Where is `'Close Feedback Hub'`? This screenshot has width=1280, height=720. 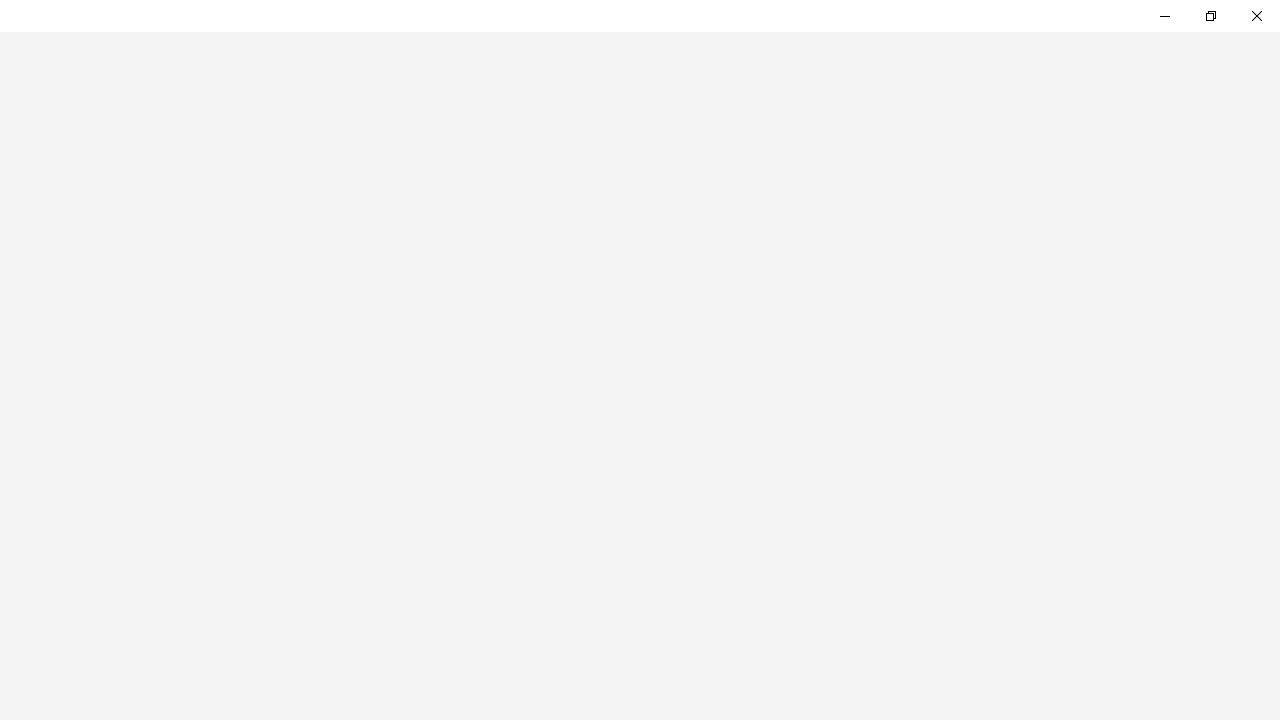 'Close Feedback Hub' is located at coordinates (1255, 15).